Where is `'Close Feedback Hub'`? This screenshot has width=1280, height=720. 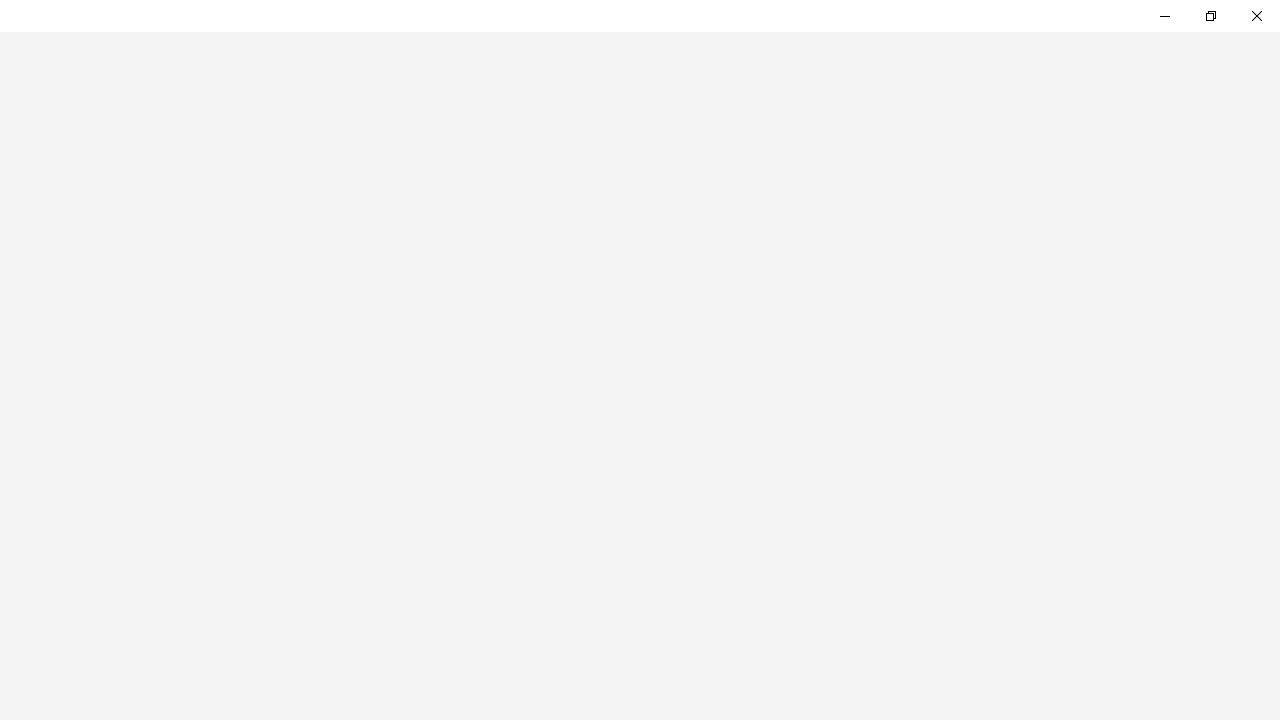 'Close Feedback Hub' is located at coordinates (1255, 15).